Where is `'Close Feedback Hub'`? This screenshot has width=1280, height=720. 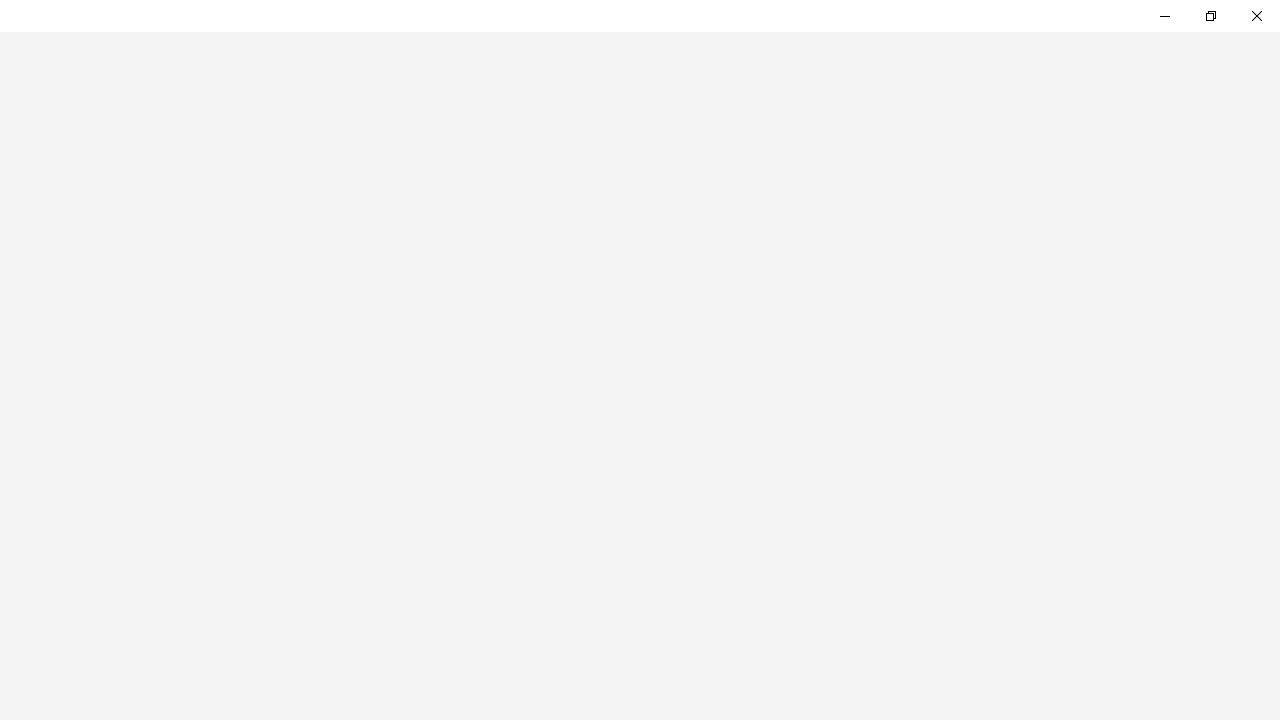 'Close Feedback Hub' is located at coordinates (1255, 15).